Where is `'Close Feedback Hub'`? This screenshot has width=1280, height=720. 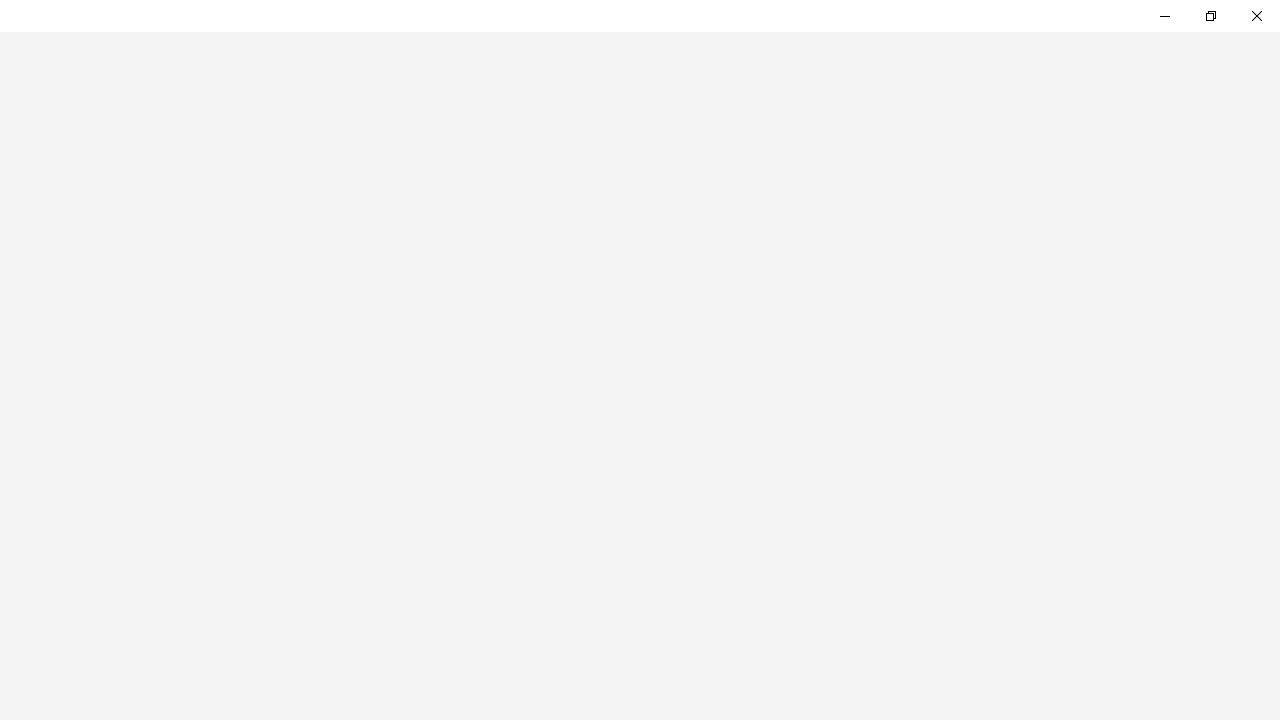 'Close Feedback Hub' is located at coordinates (1255, 15).